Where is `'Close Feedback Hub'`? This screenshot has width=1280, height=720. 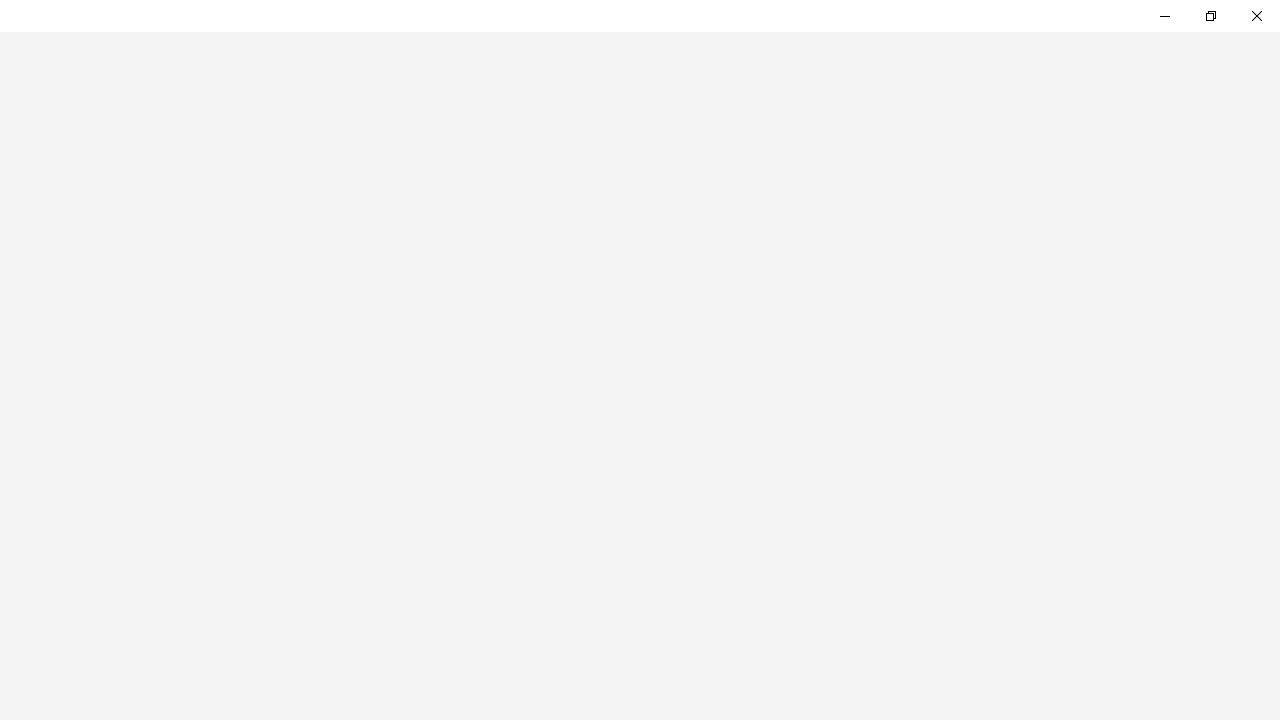 'Close Feedback Hub' is located at coordinates (1255, 15).